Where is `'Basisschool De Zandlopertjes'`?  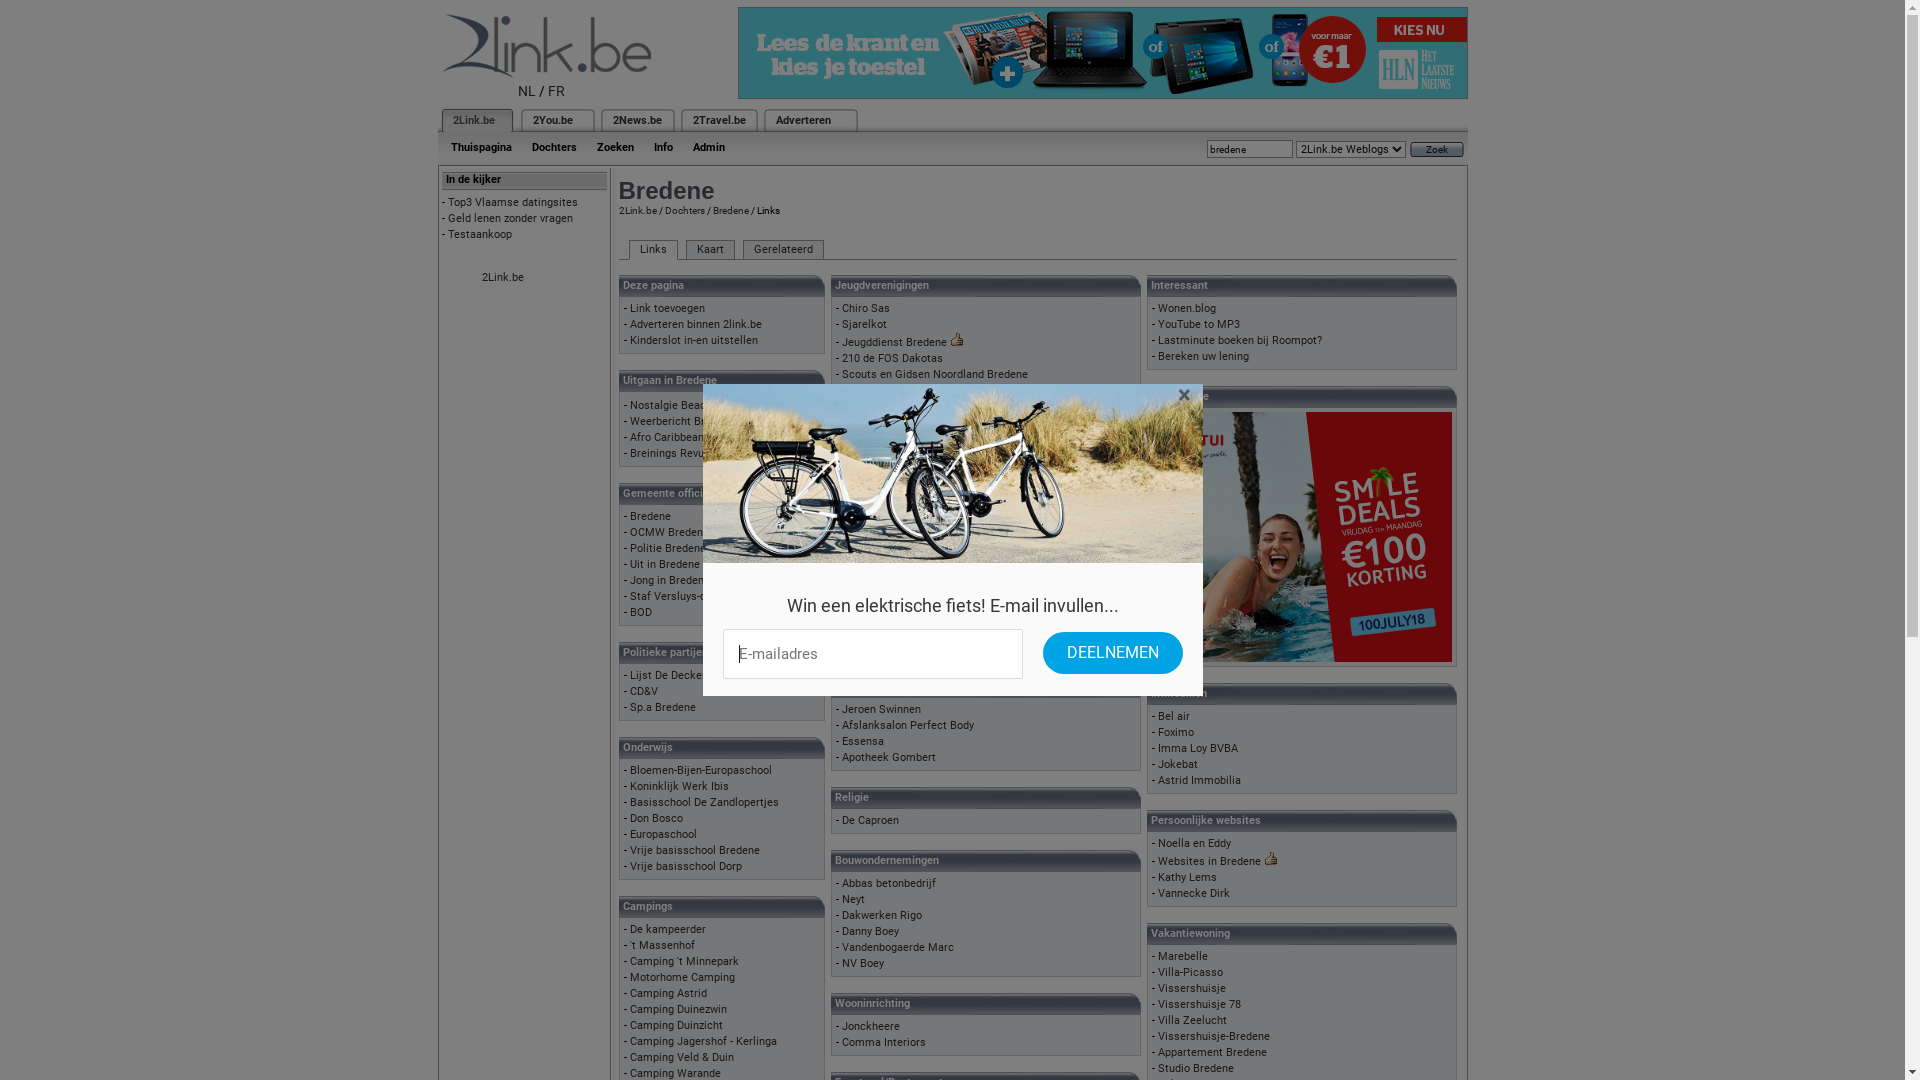
'Basisschool De Zandlopertjes' is located at coordinates (628, 801).